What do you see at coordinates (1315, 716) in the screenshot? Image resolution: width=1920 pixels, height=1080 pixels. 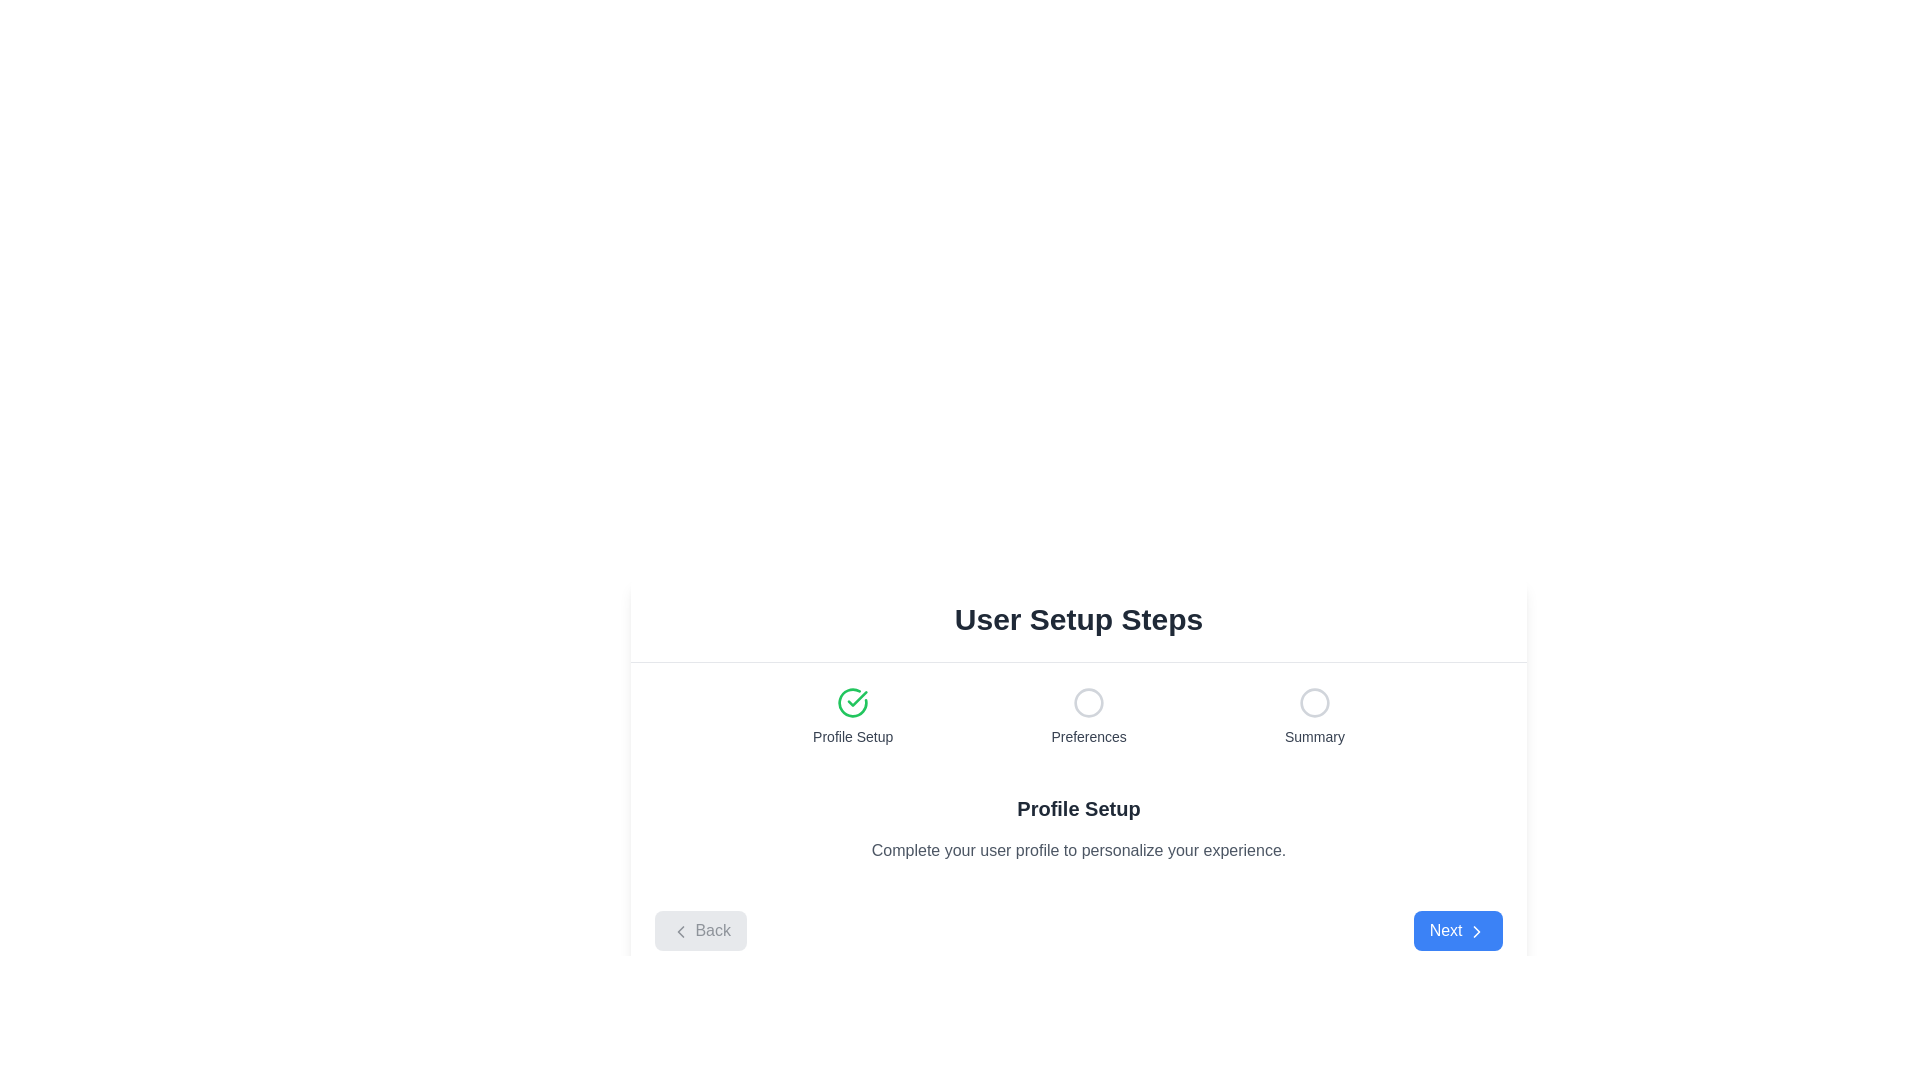 I see `the Step indicator with the gray outlined circular icon above the text label 'Summary', which is the third component in a horizontal row of three, located below 'User Setup Steps'` at bounding box center [1315, 716].